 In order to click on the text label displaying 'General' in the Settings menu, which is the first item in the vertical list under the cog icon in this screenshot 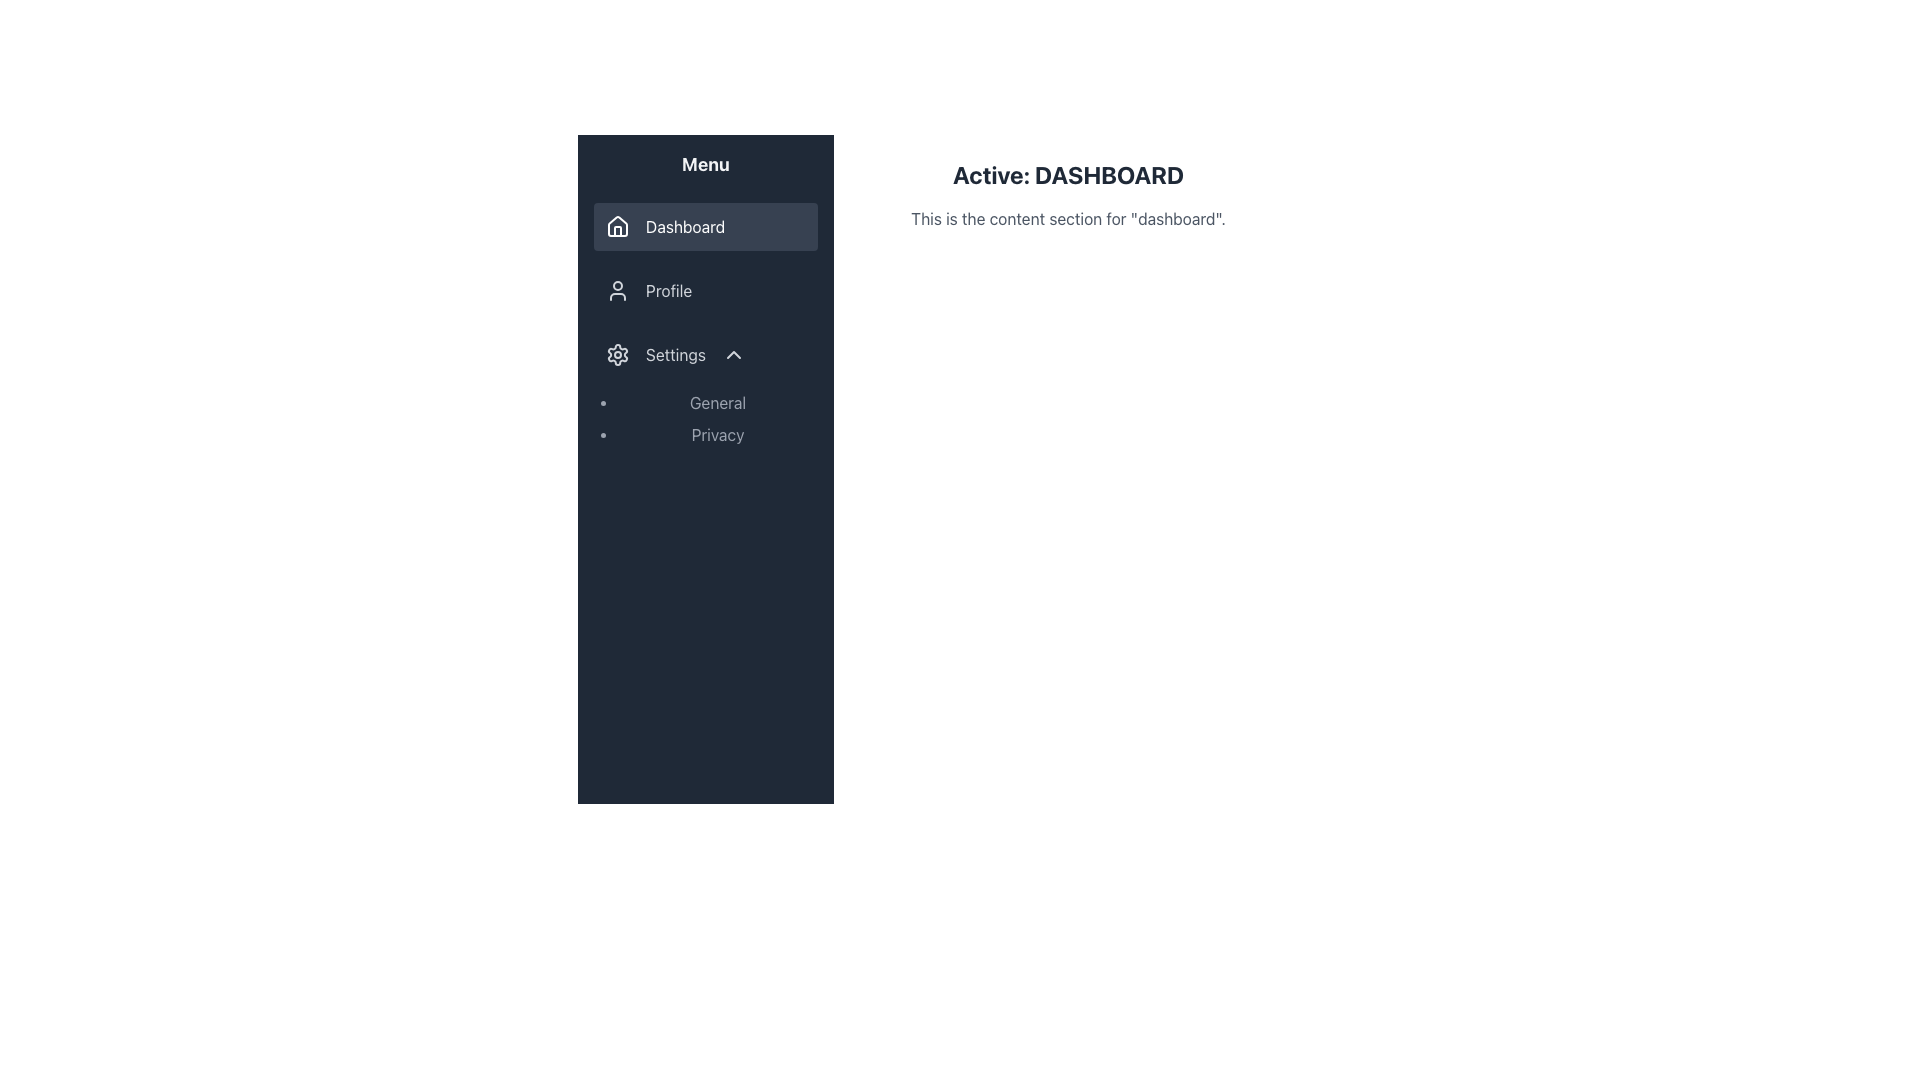, I will do `click(718, 402)`.